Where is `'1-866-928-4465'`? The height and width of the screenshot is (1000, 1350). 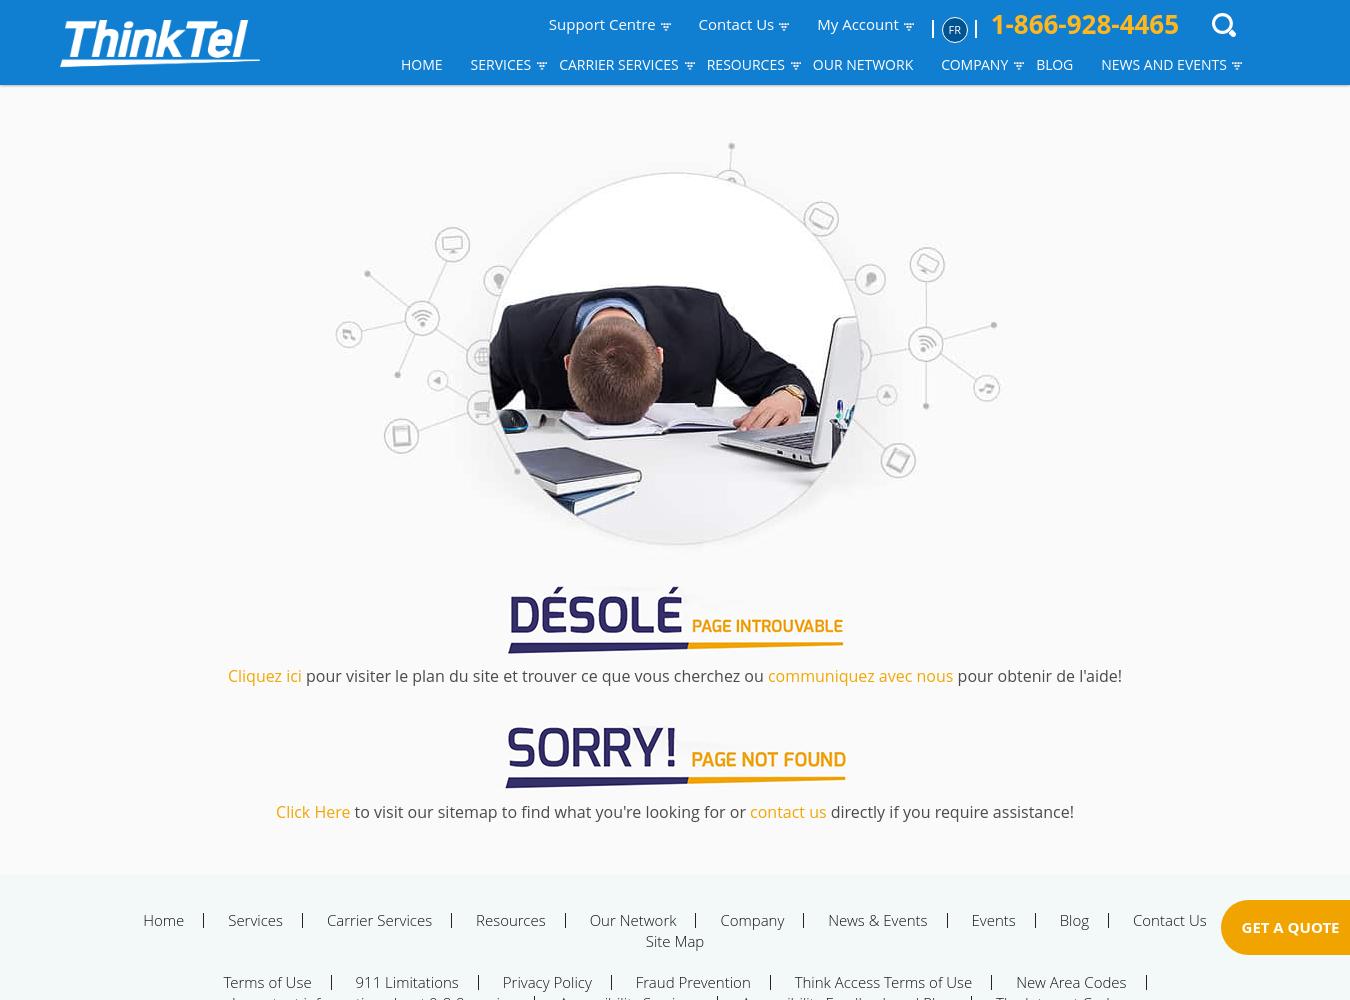
'1-866-928-4465' is located at coordinates (1084, 24).